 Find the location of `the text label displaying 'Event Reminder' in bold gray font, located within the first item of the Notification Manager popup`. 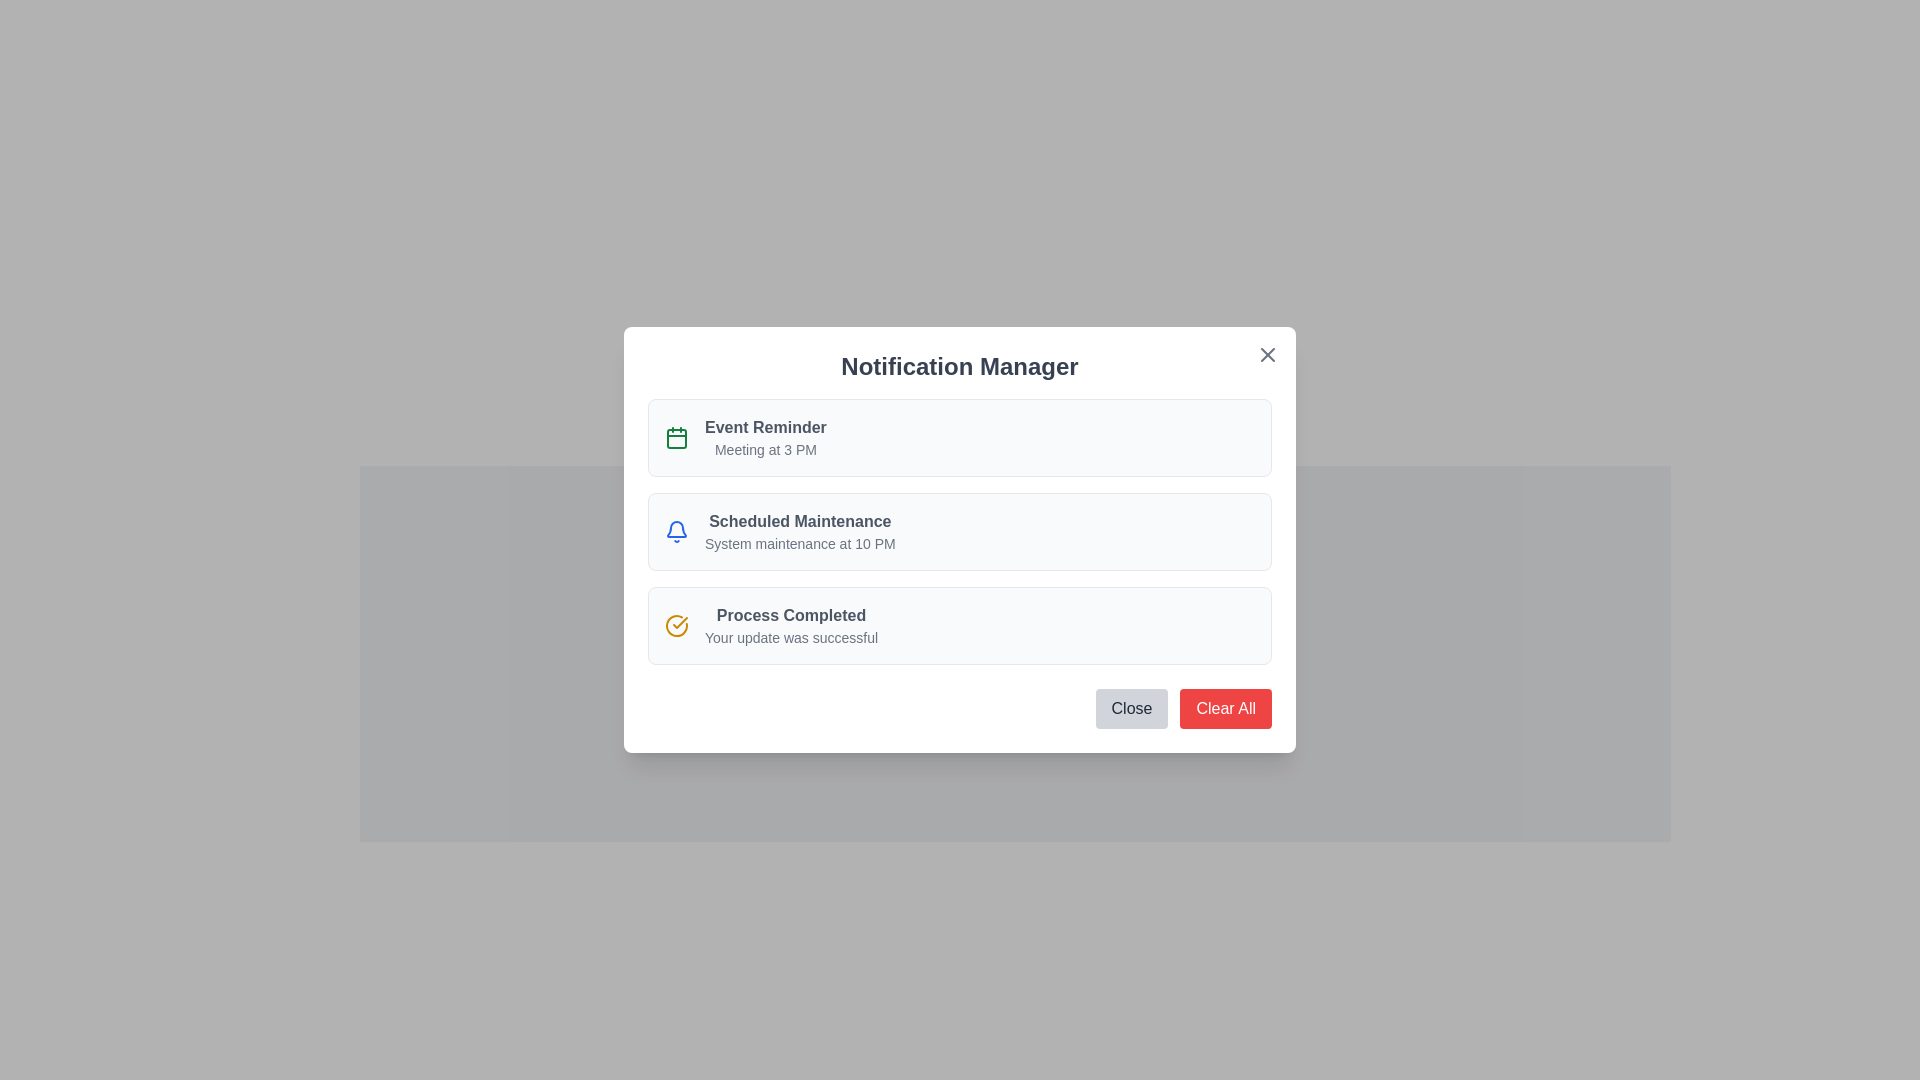

the text label displaying 'Event Reminder' in bold gray font, located within the first item of the Notification Manager popup is located at coordinates (764, 427).